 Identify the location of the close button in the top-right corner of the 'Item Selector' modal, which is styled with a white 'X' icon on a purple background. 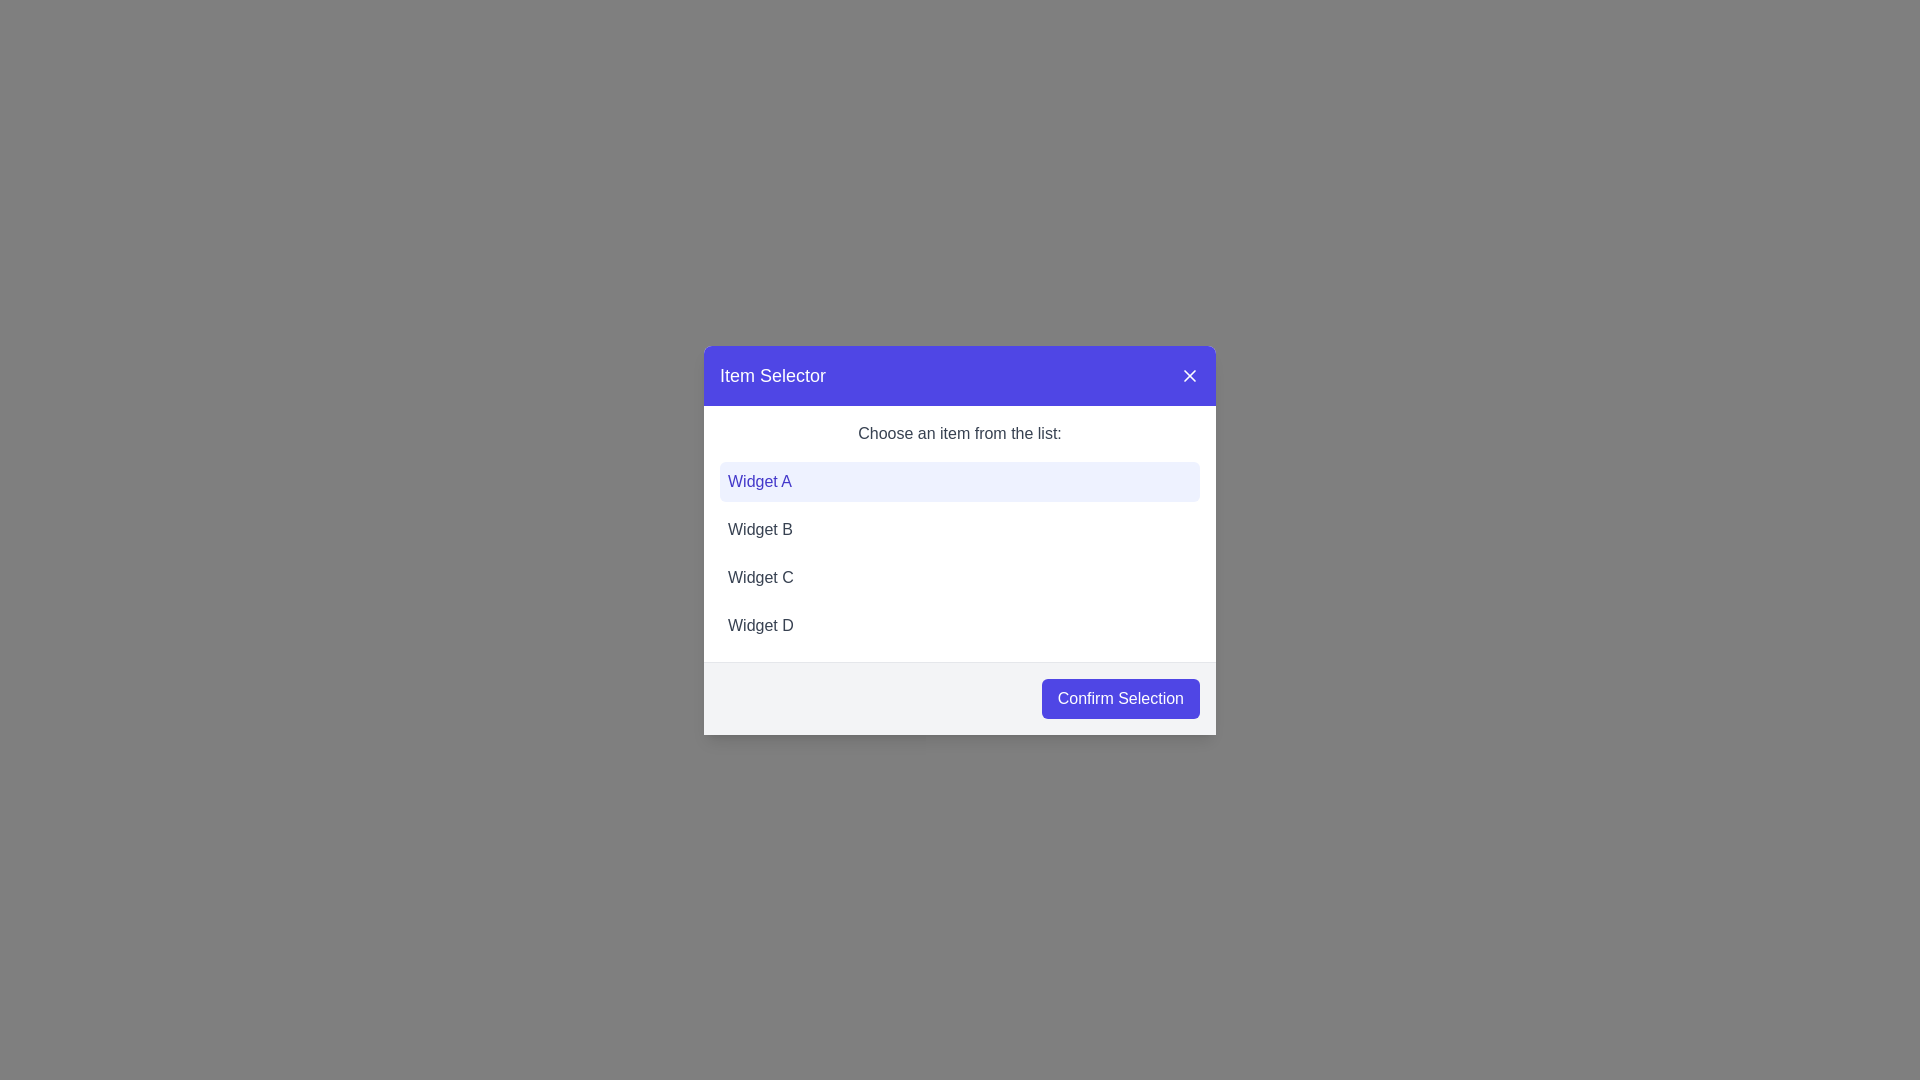
(1190, 374).